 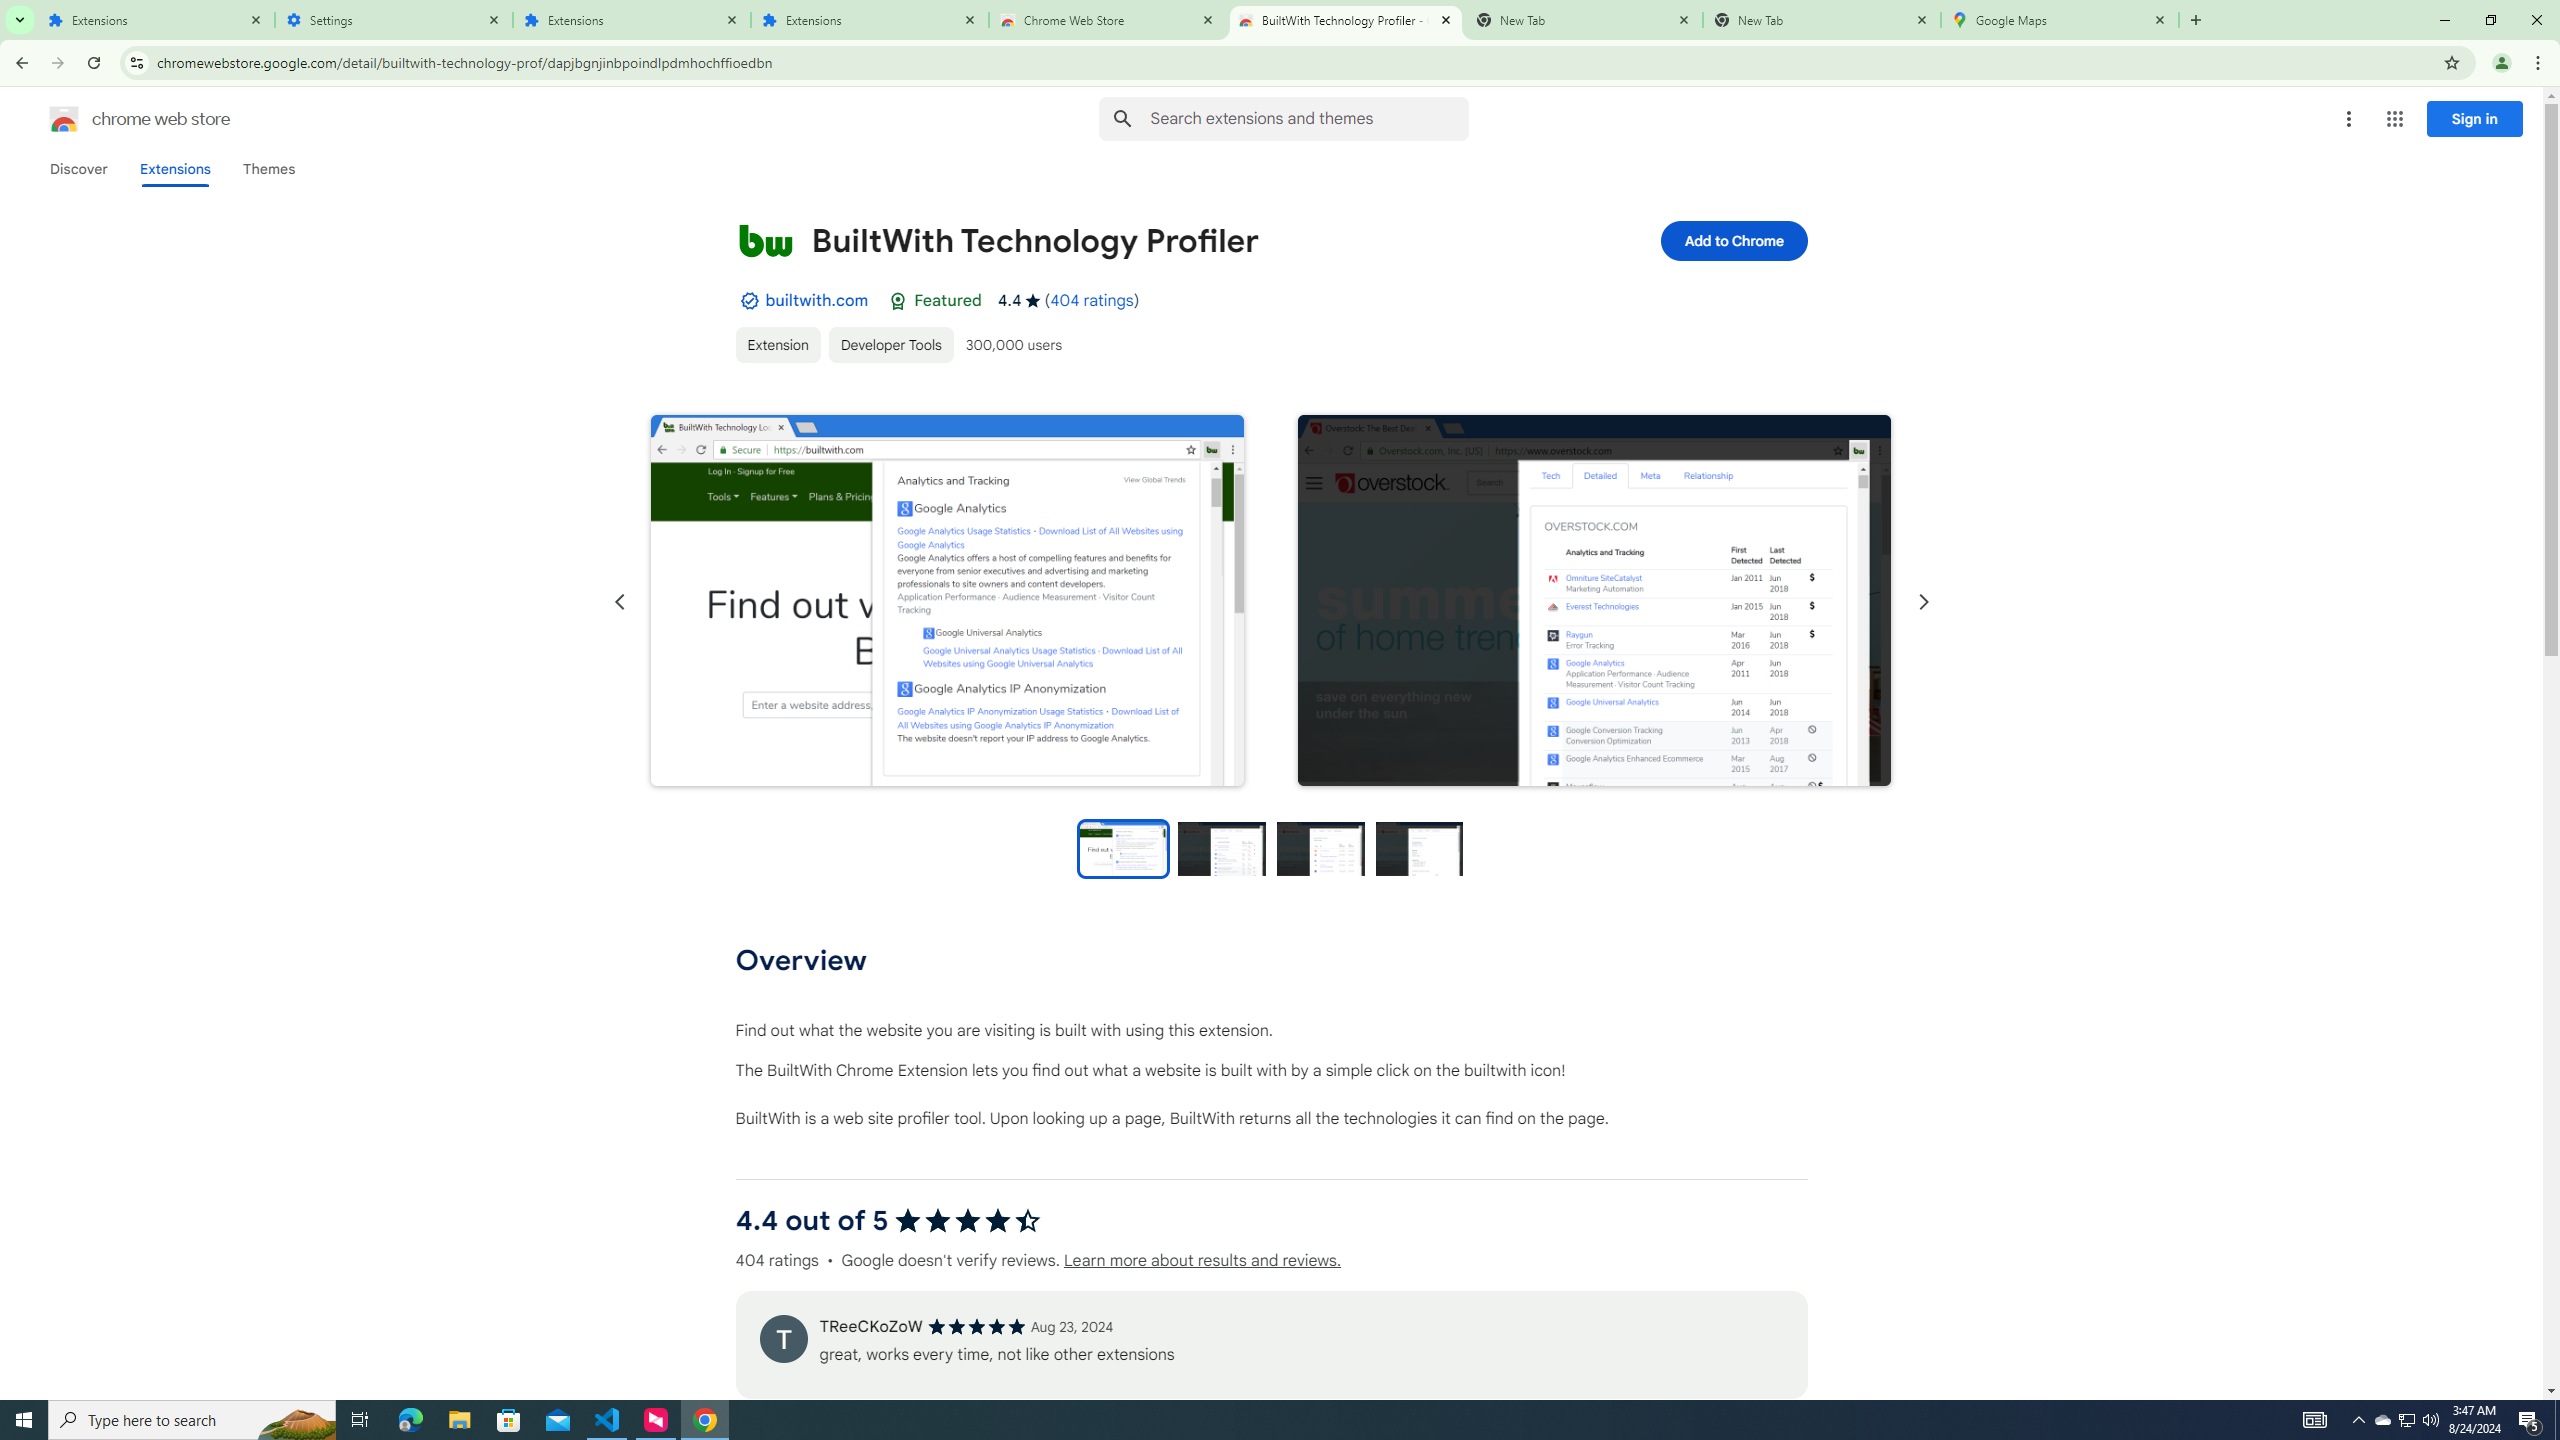 What do you see at coordinates (1222, 847) in the screenshot?
I see `'Preview slide 2'` at bounding box center [1222, 847].